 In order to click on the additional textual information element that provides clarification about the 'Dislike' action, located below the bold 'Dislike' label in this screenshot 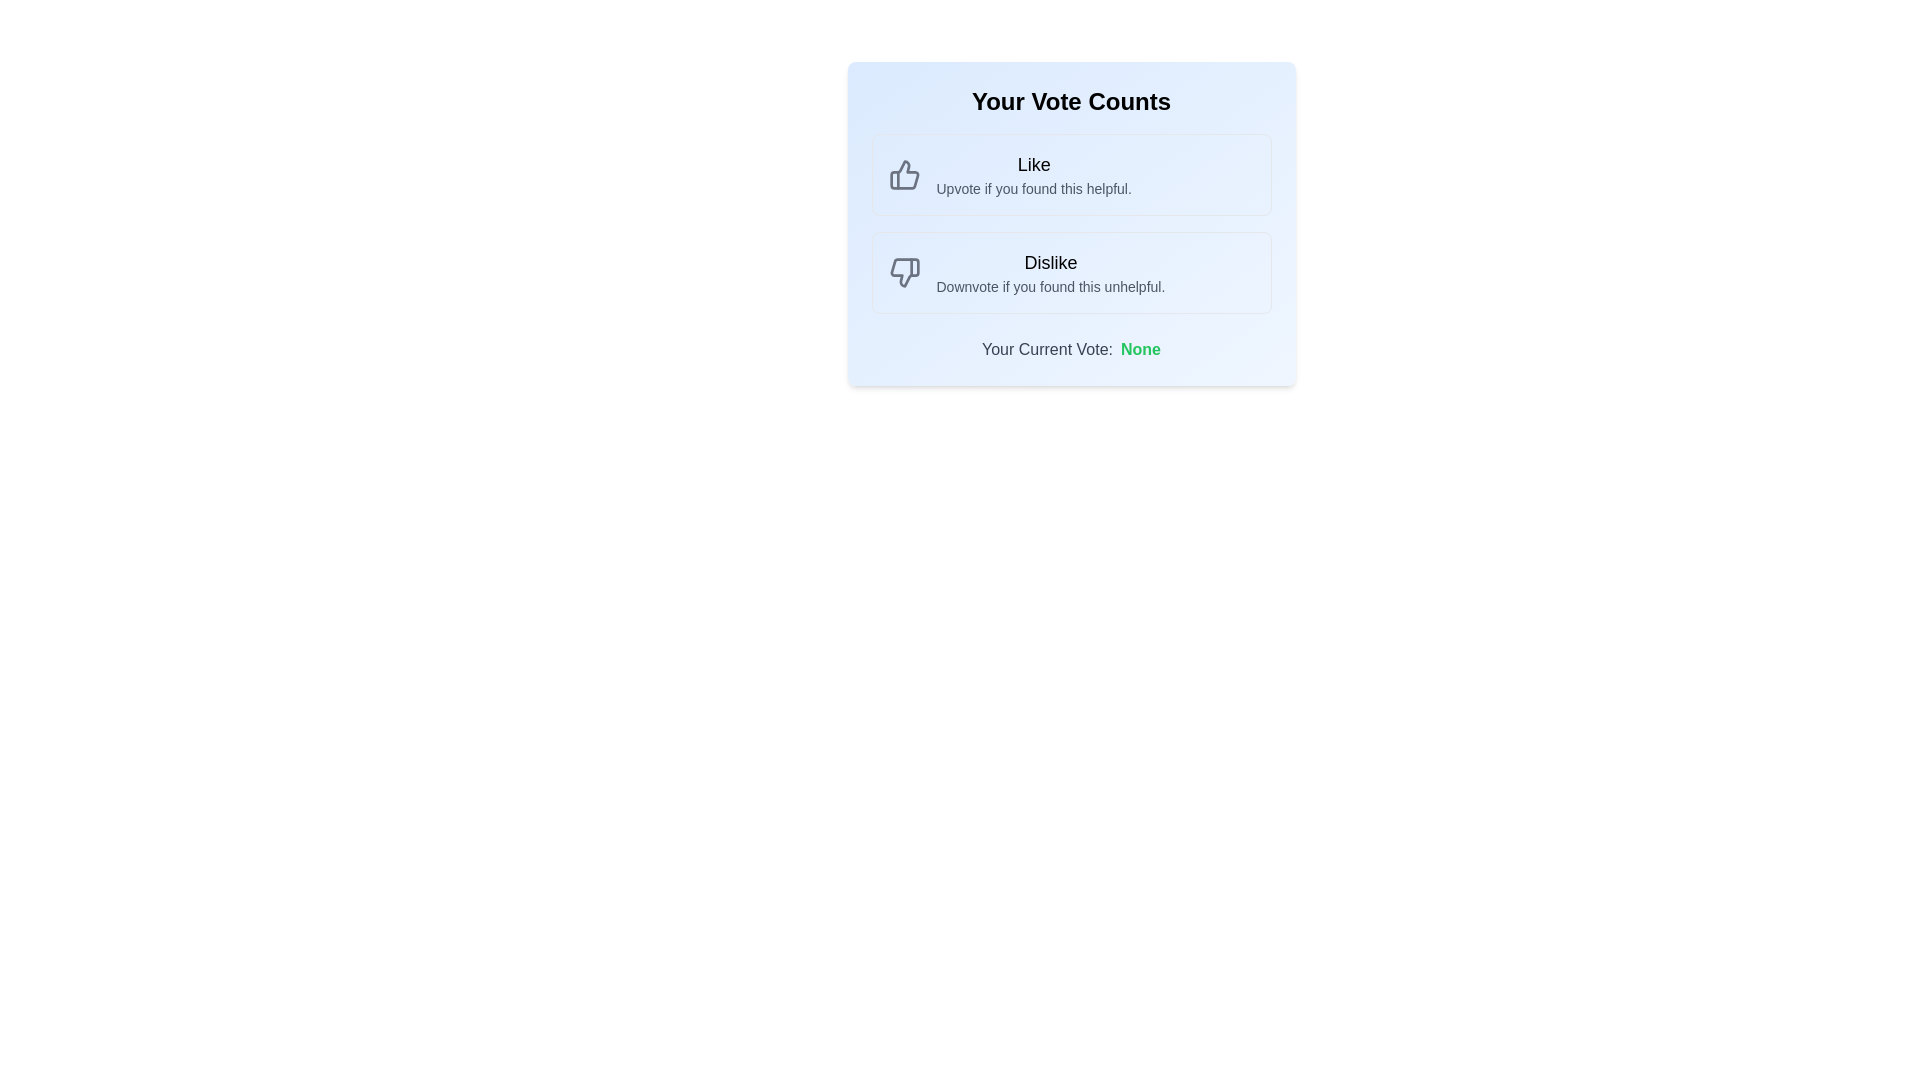, I will do `click(1049, 286)`.